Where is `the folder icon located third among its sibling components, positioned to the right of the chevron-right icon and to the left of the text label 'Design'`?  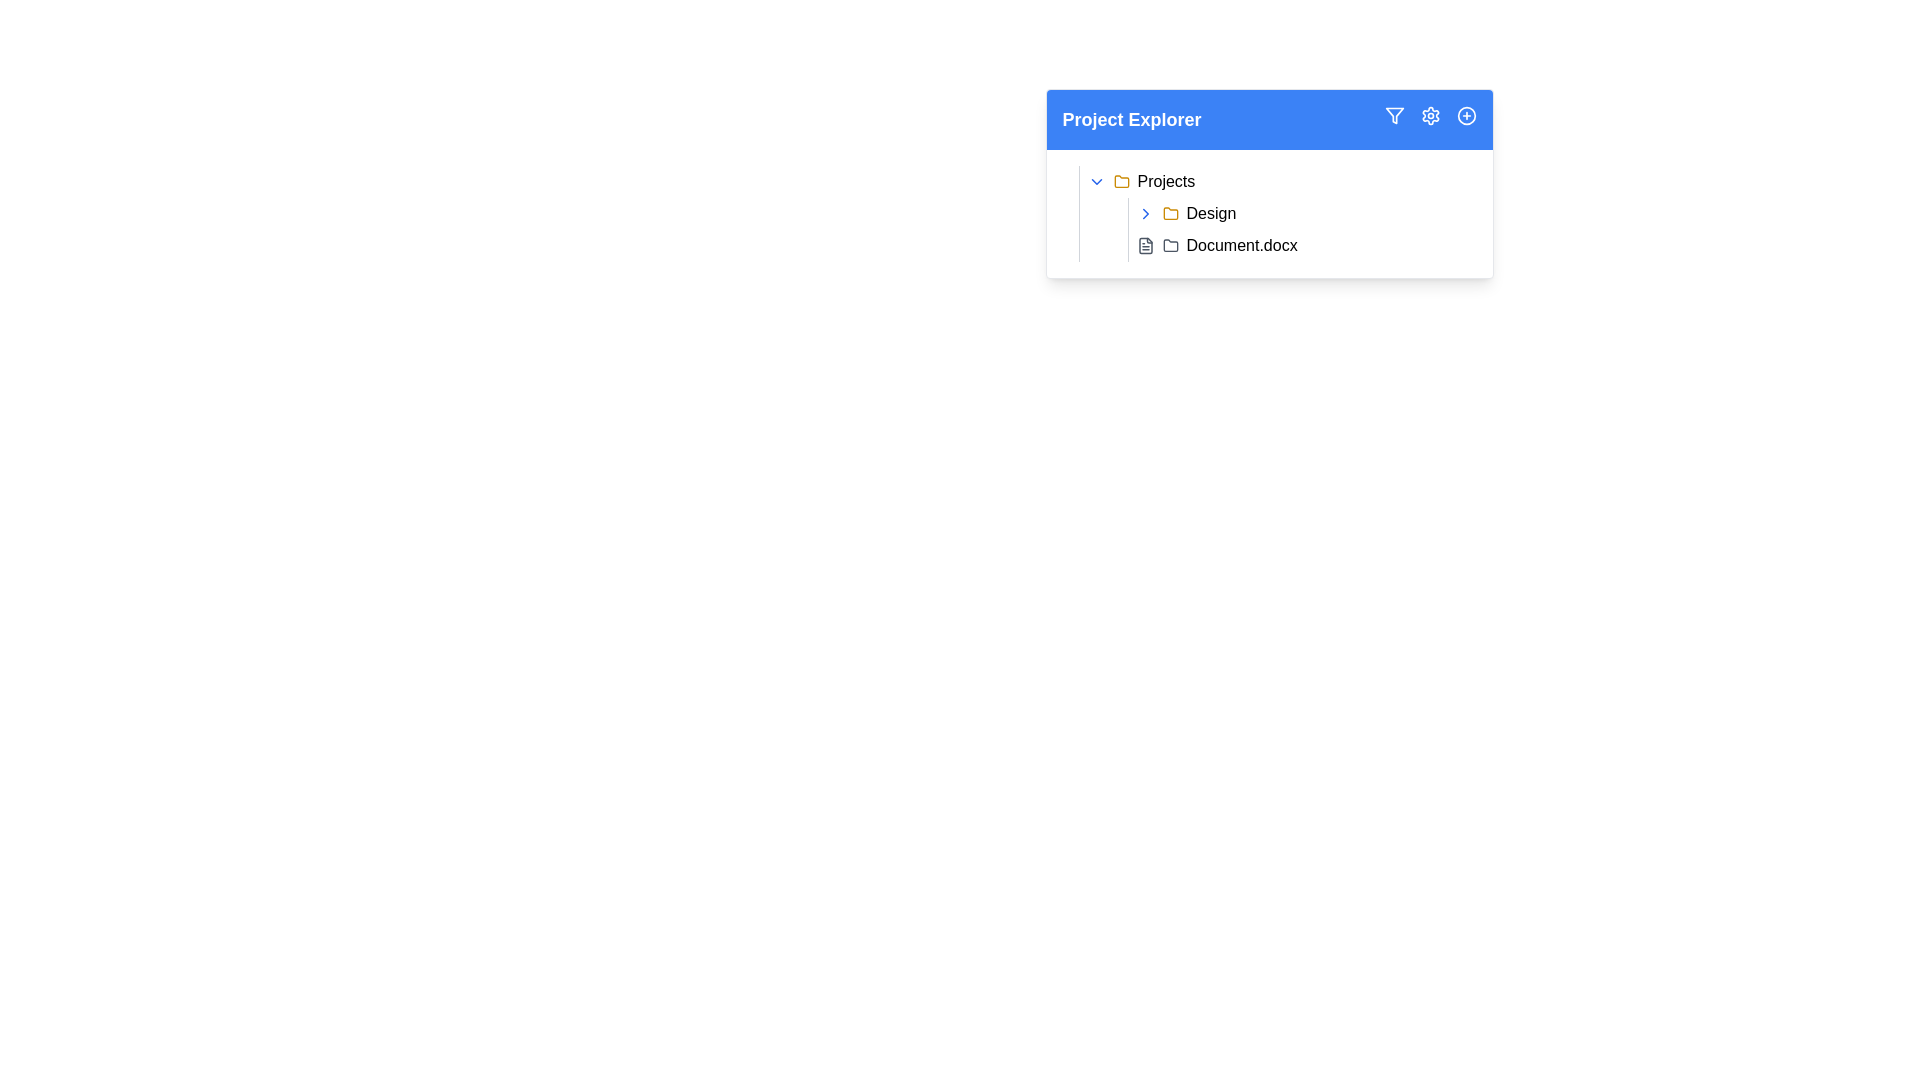 the folder icon located third among its sibling components, positioned to the right of the chevron-right icon and to the left of the text label 'Design' is located at coordinates (1170, 213).